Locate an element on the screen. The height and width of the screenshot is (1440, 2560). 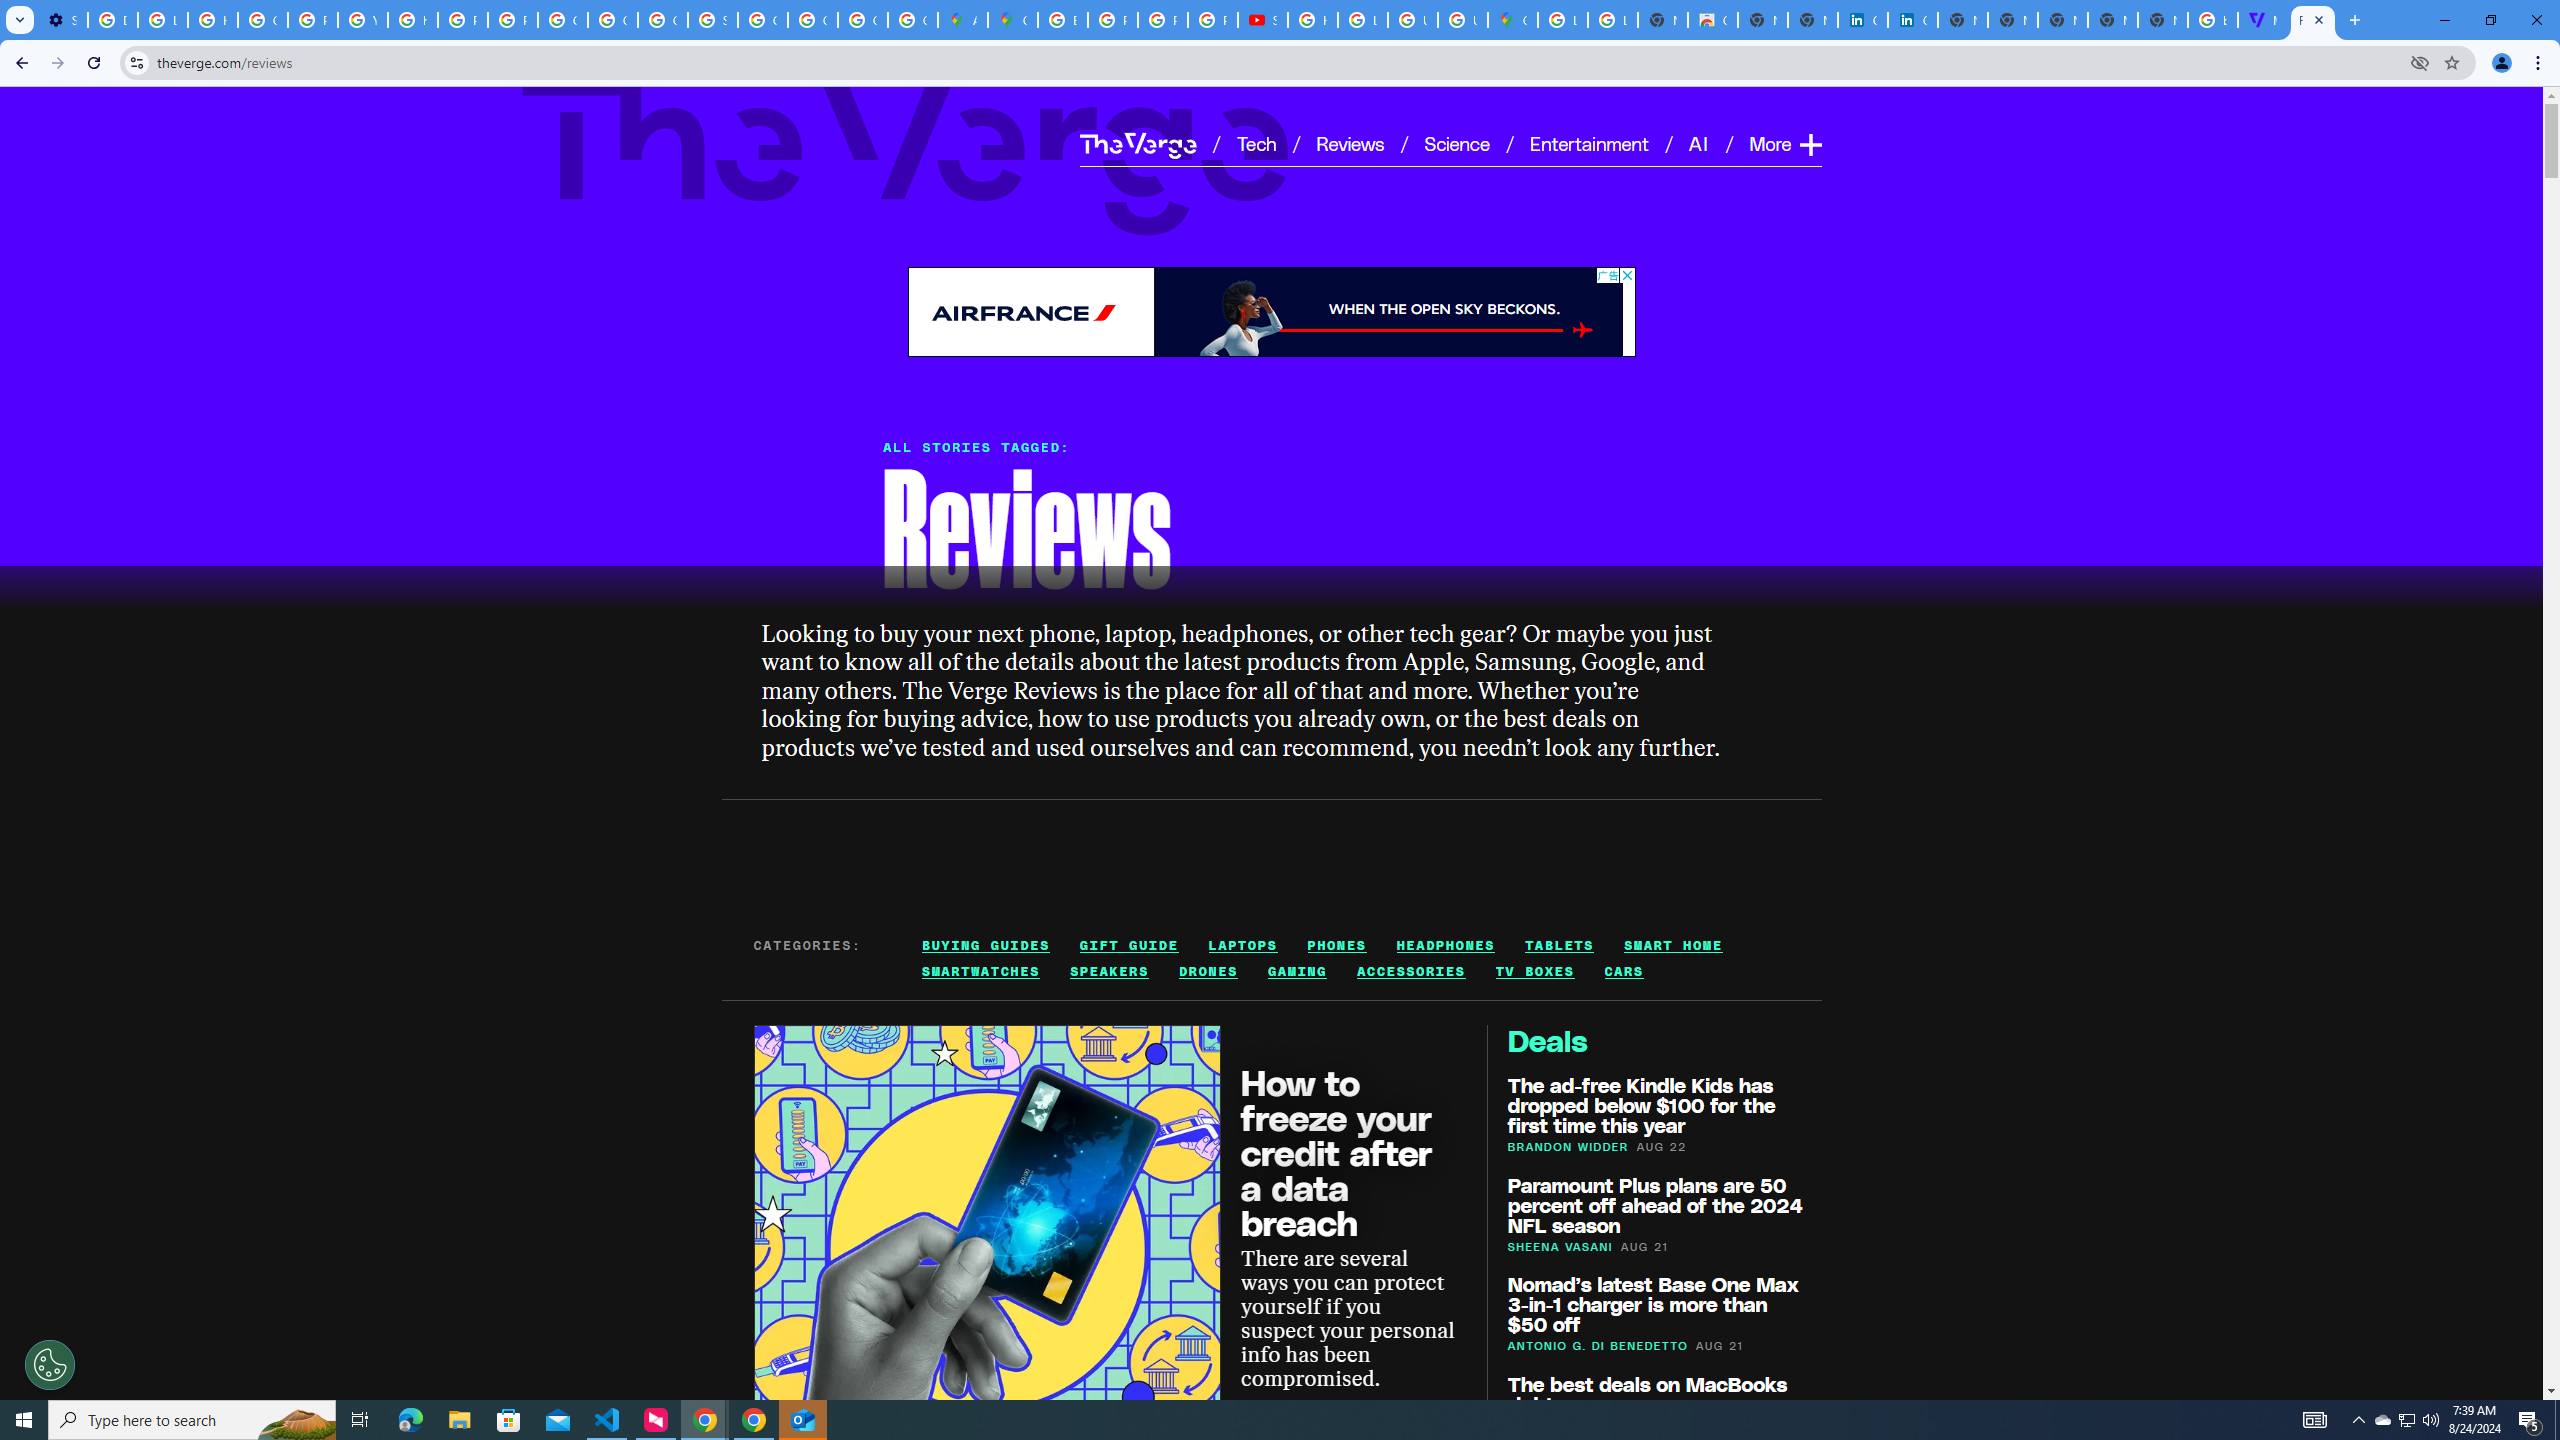
'TABLETS' is located at coordinates (1560, 945).